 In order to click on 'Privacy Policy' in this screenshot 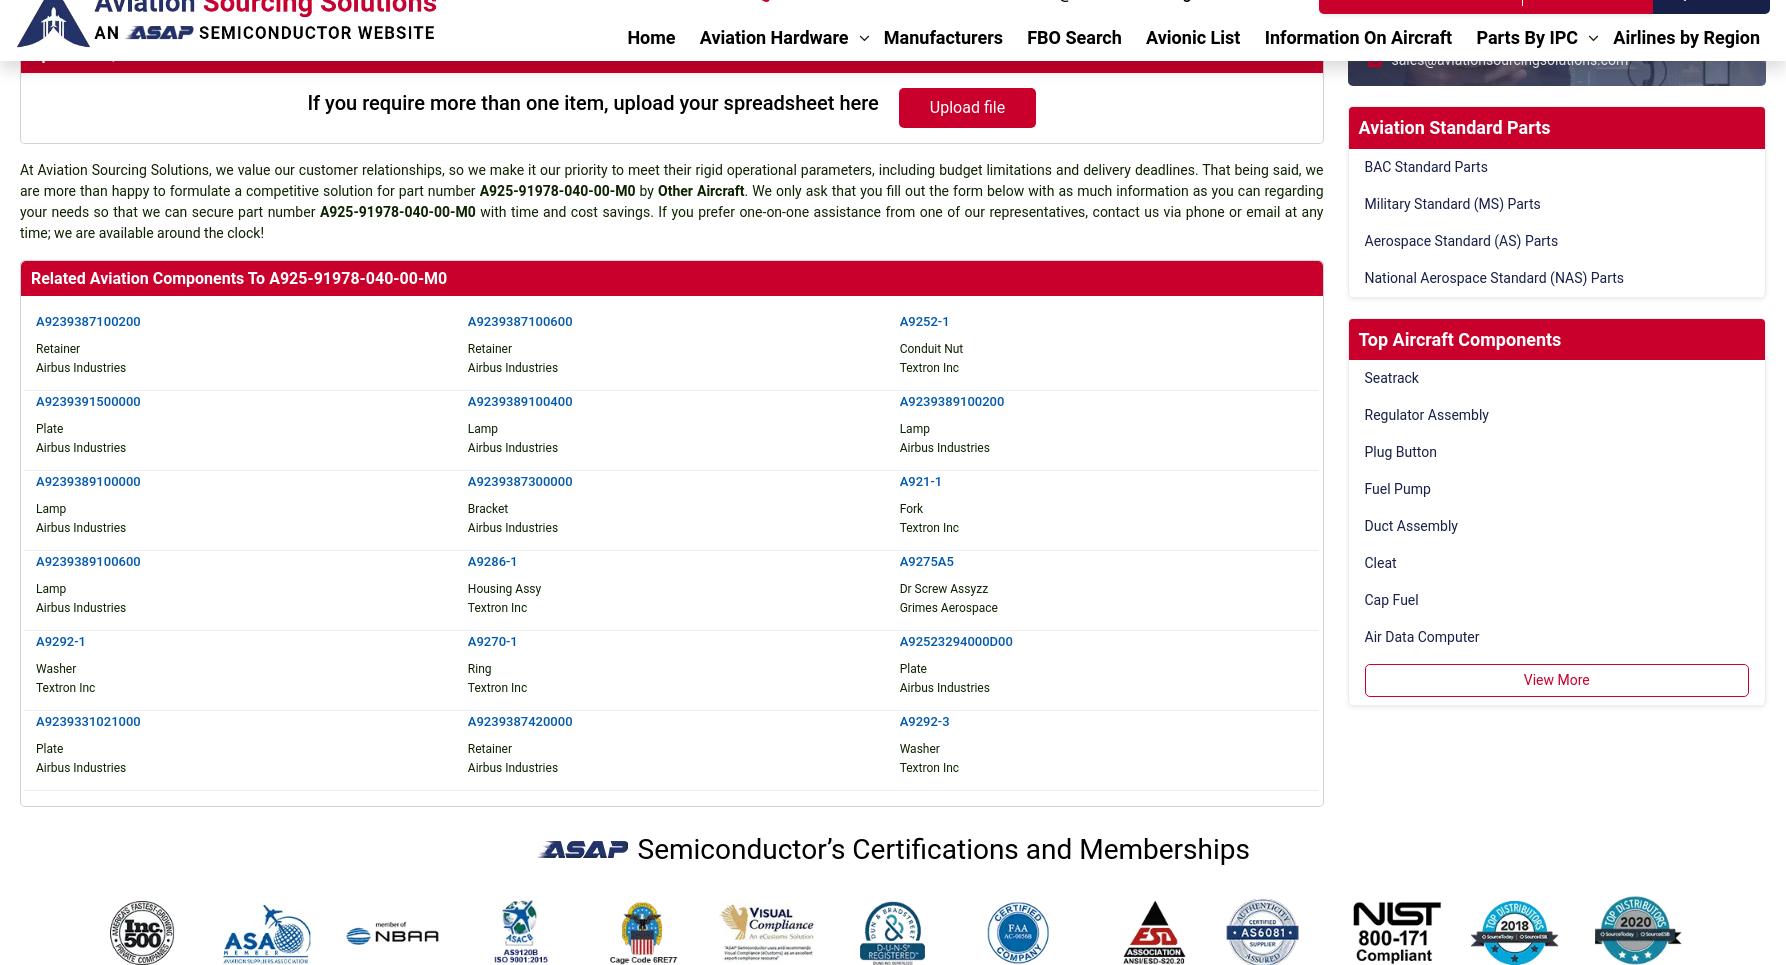, I will do `click(1082, 817)`.